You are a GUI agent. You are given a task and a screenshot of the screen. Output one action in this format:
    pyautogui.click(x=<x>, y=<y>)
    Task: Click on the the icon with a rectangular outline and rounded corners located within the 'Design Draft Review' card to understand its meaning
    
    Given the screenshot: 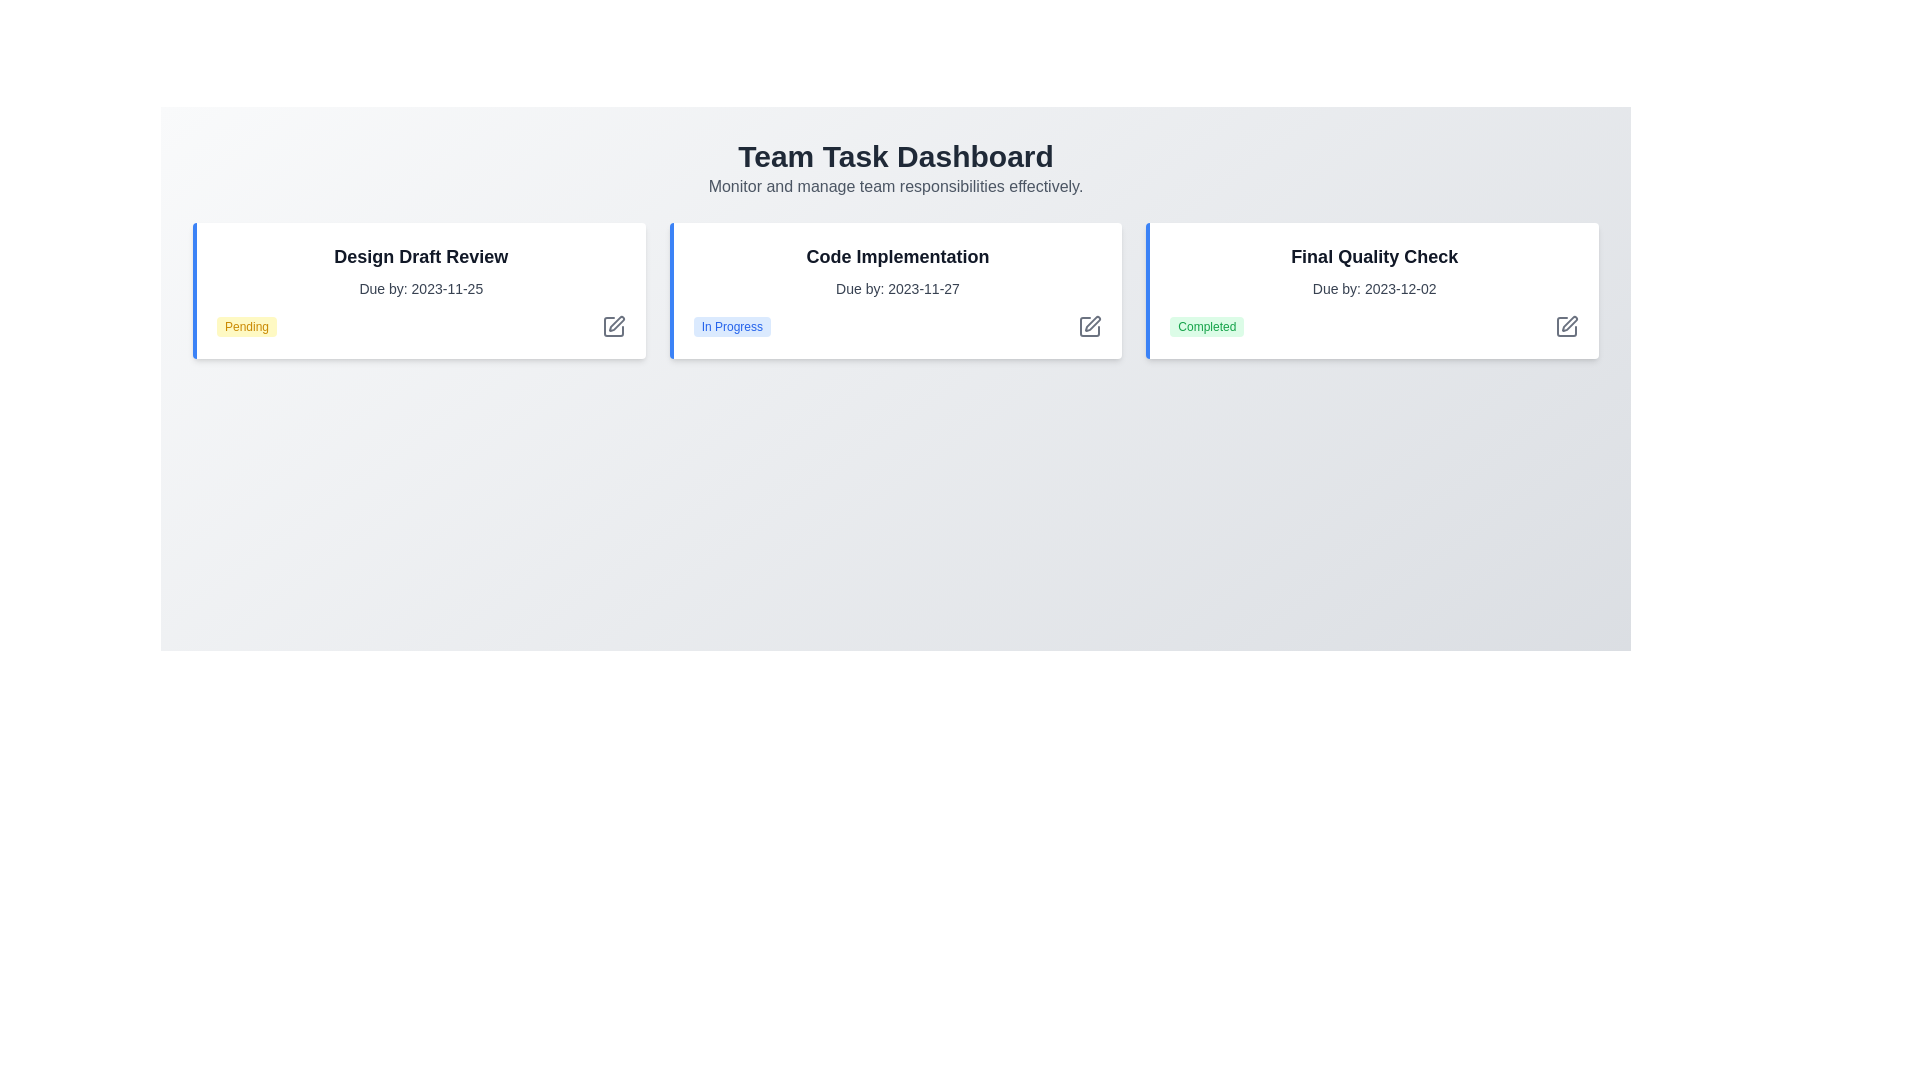 What is the action you would take?
    pyautogui.click(x=612, y=326)
    